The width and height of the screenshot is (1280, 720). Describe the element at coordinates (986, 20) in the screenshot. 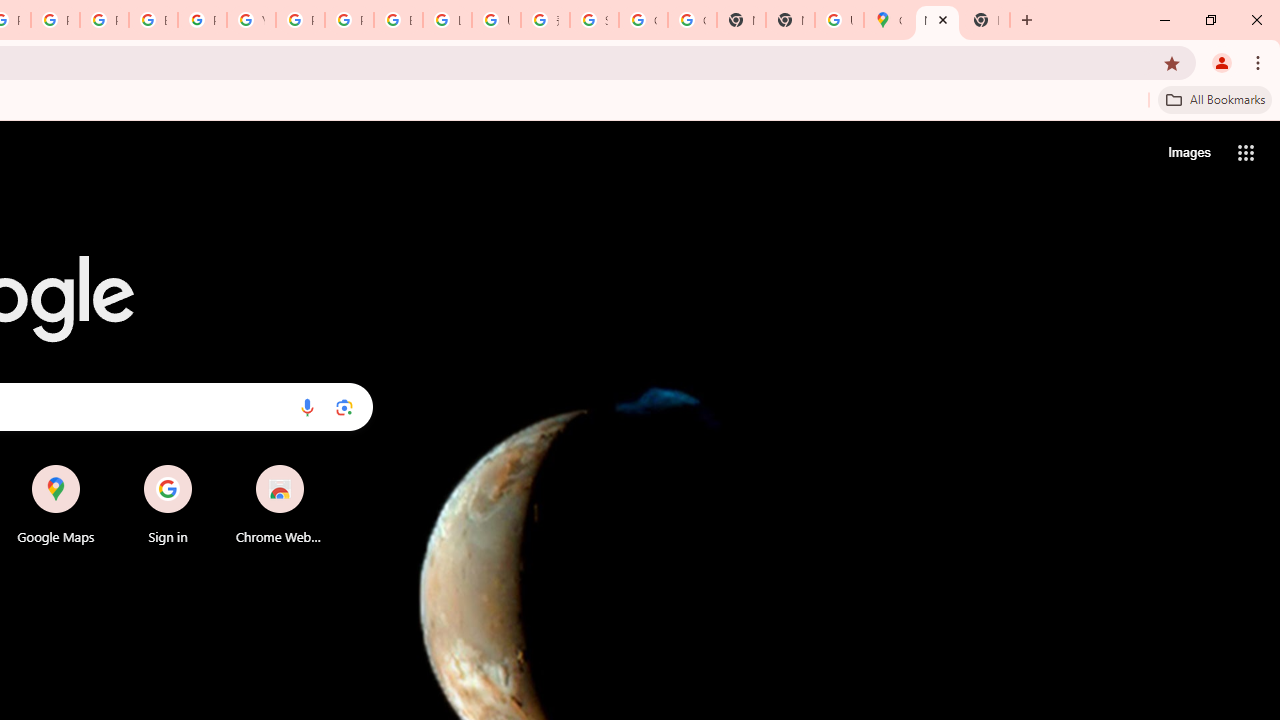

I see `'New Tab'` at that location.